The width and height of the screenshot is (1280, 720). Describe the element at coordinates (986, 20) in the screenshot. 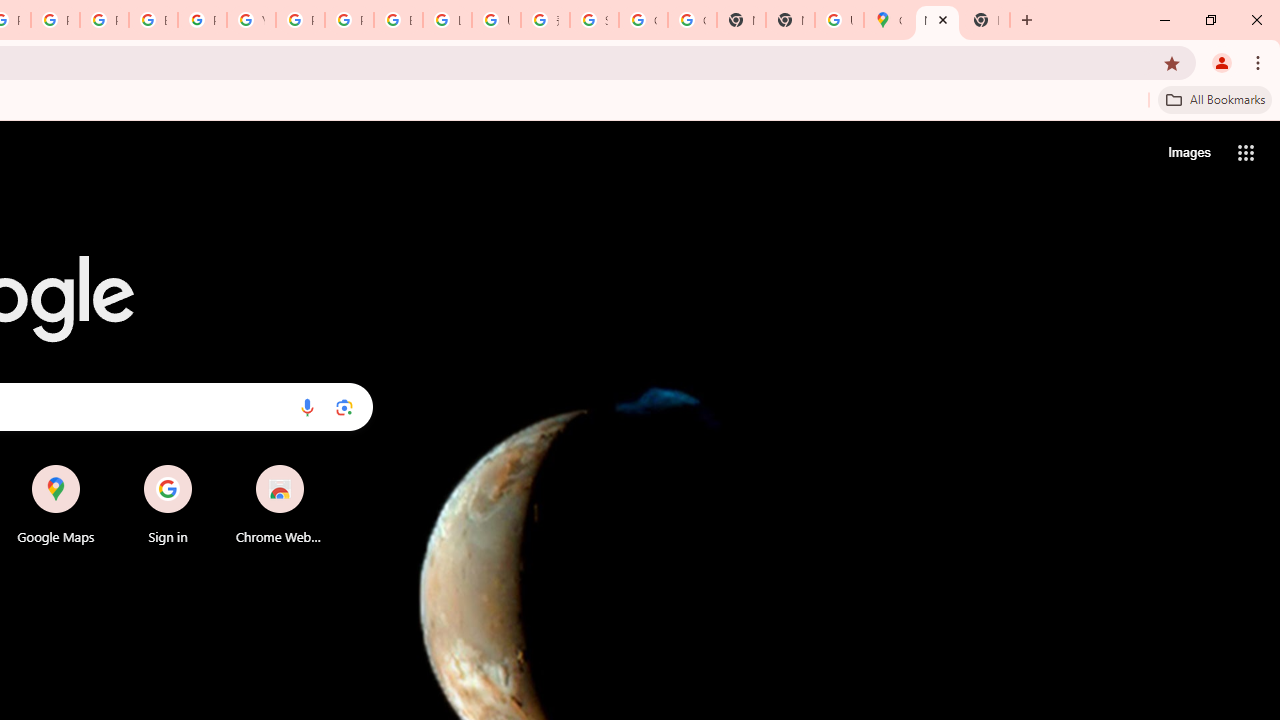

I see `'New Tab'` at that location.